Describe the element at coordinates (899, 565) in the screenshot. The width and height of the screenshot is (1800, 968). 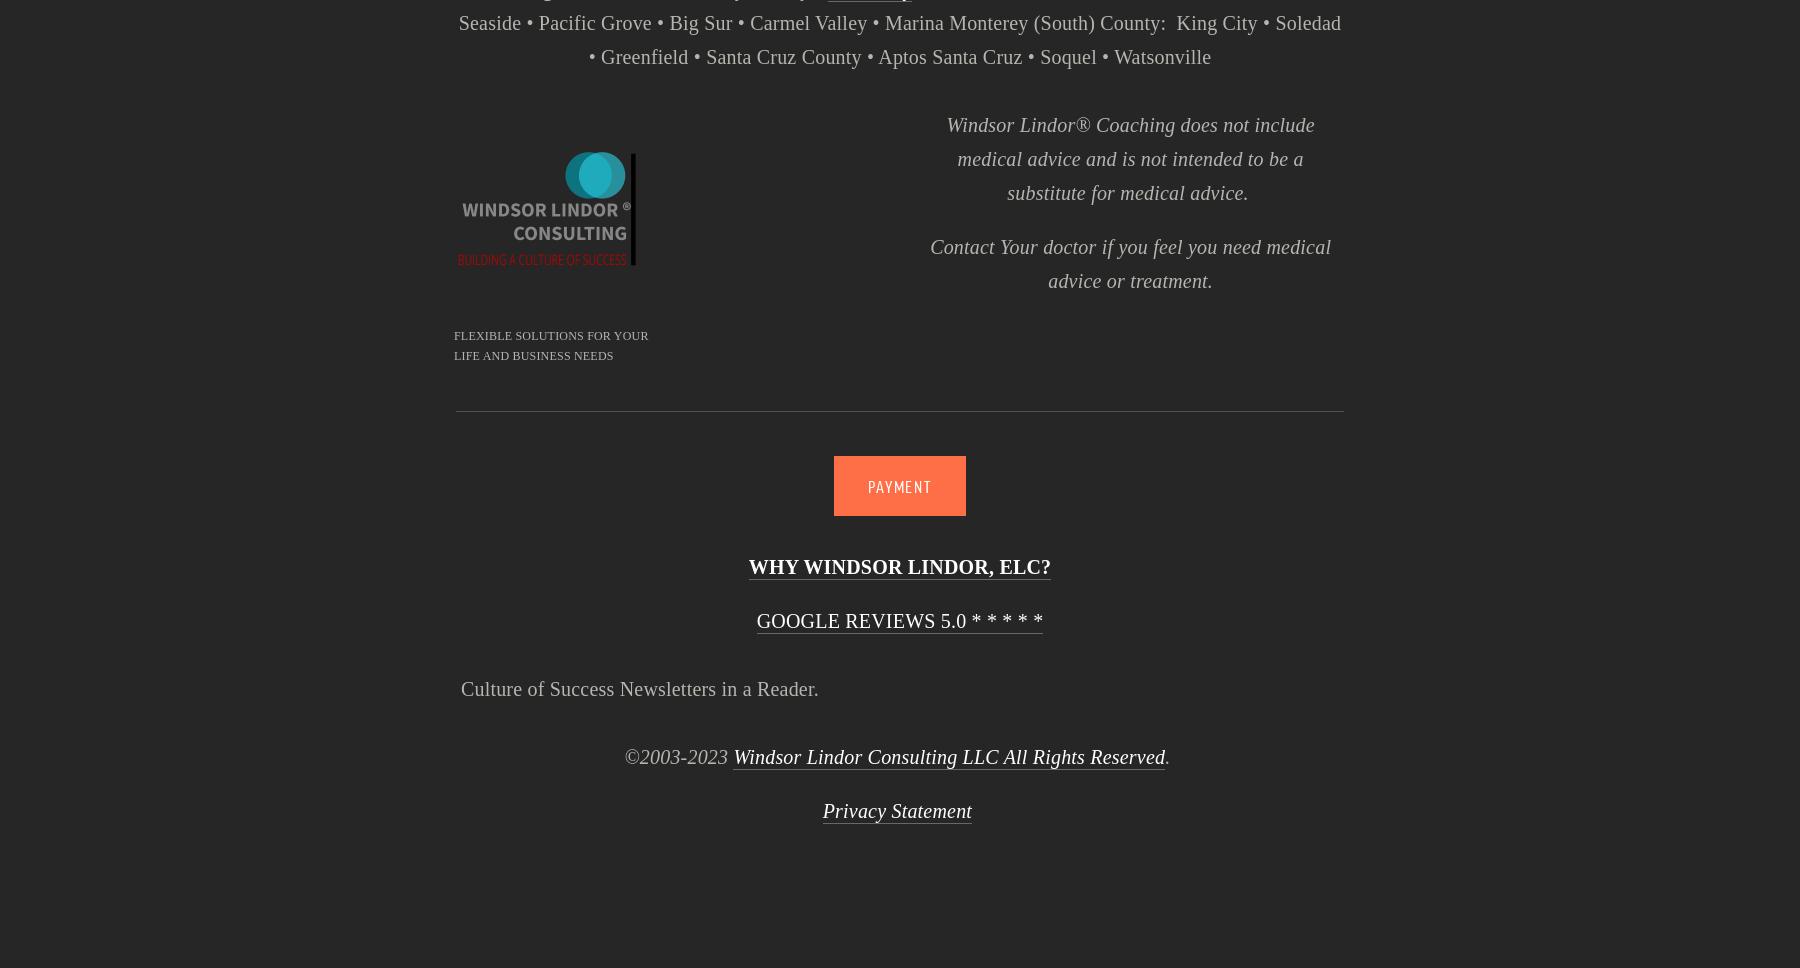
I see `'WHY WINDSOR LINDOR, ELC?'` at that location.